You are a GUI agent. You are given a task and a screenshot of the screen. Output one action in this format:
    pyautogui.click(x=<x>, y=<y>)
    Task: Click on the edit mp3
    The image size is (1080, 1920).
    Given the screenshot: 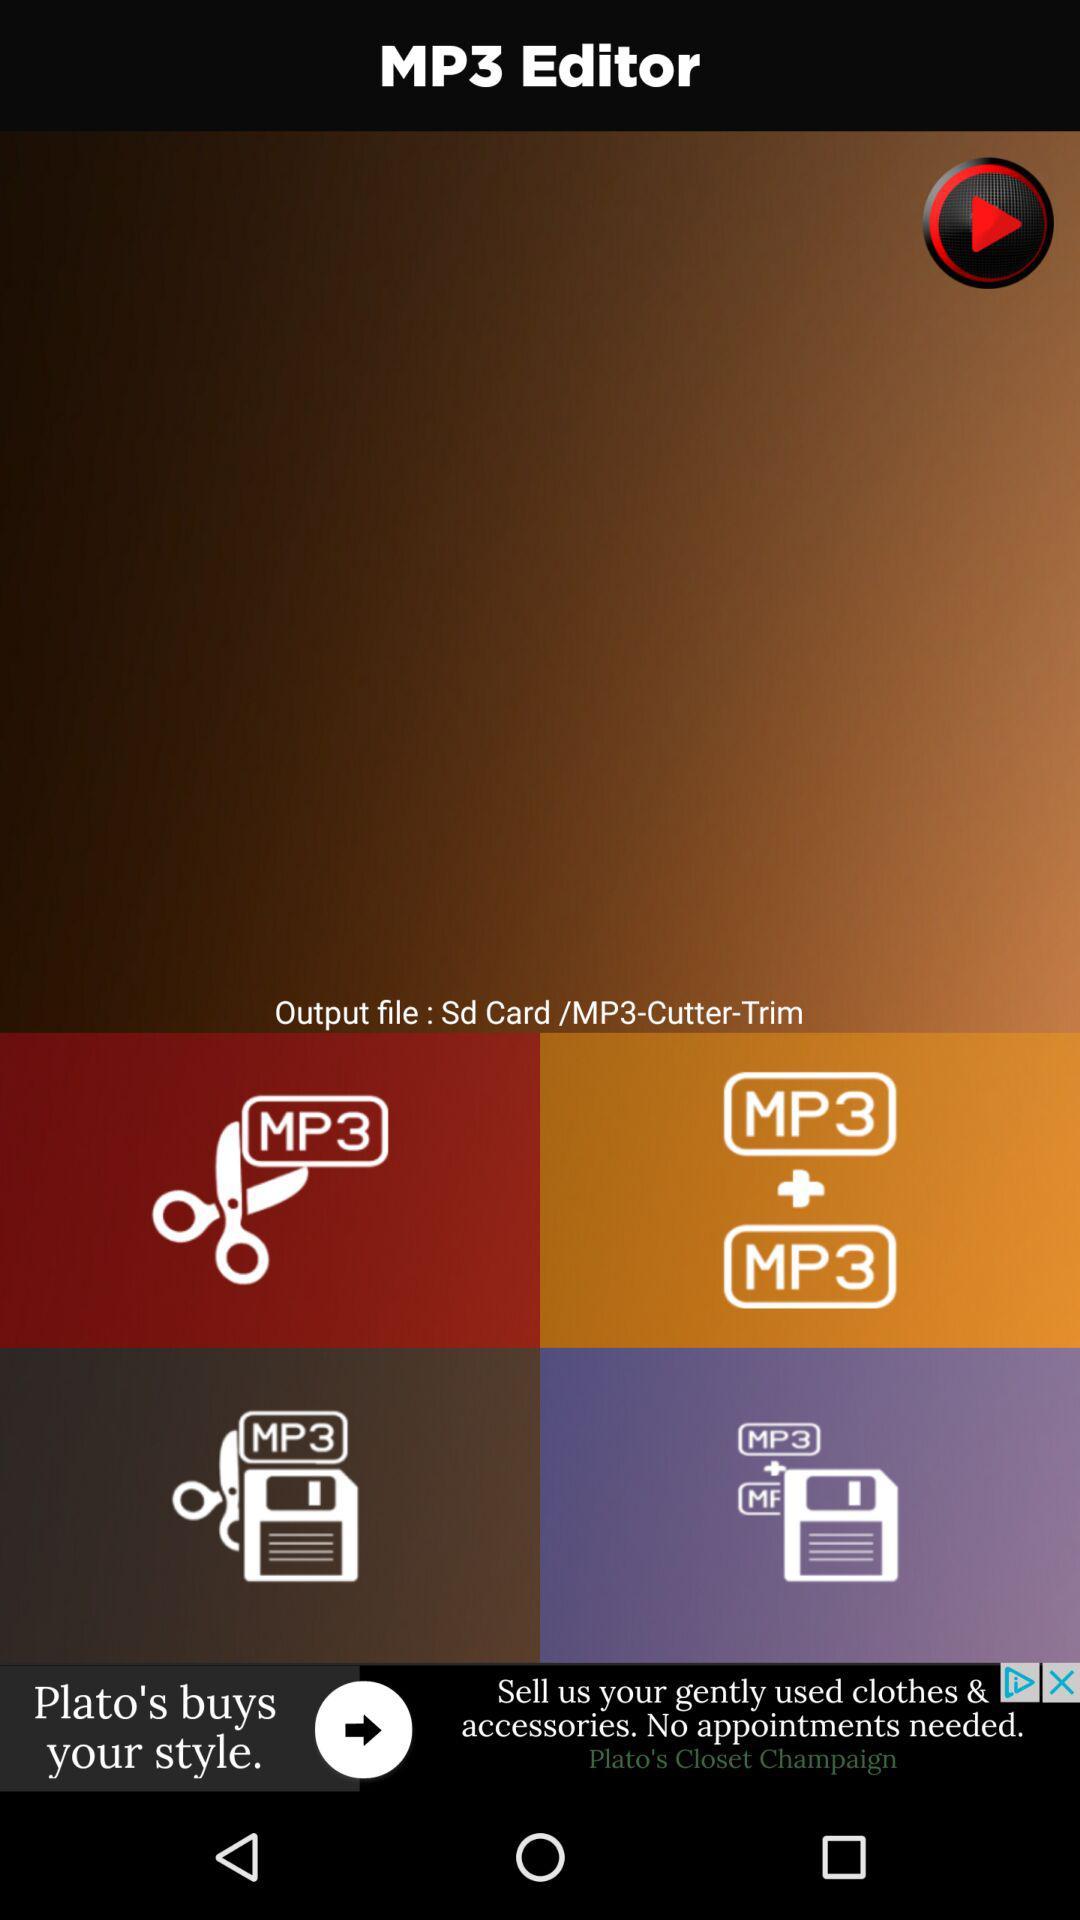 What is the action you would take?
    pyautogui.click(x=270, y=1190)
    